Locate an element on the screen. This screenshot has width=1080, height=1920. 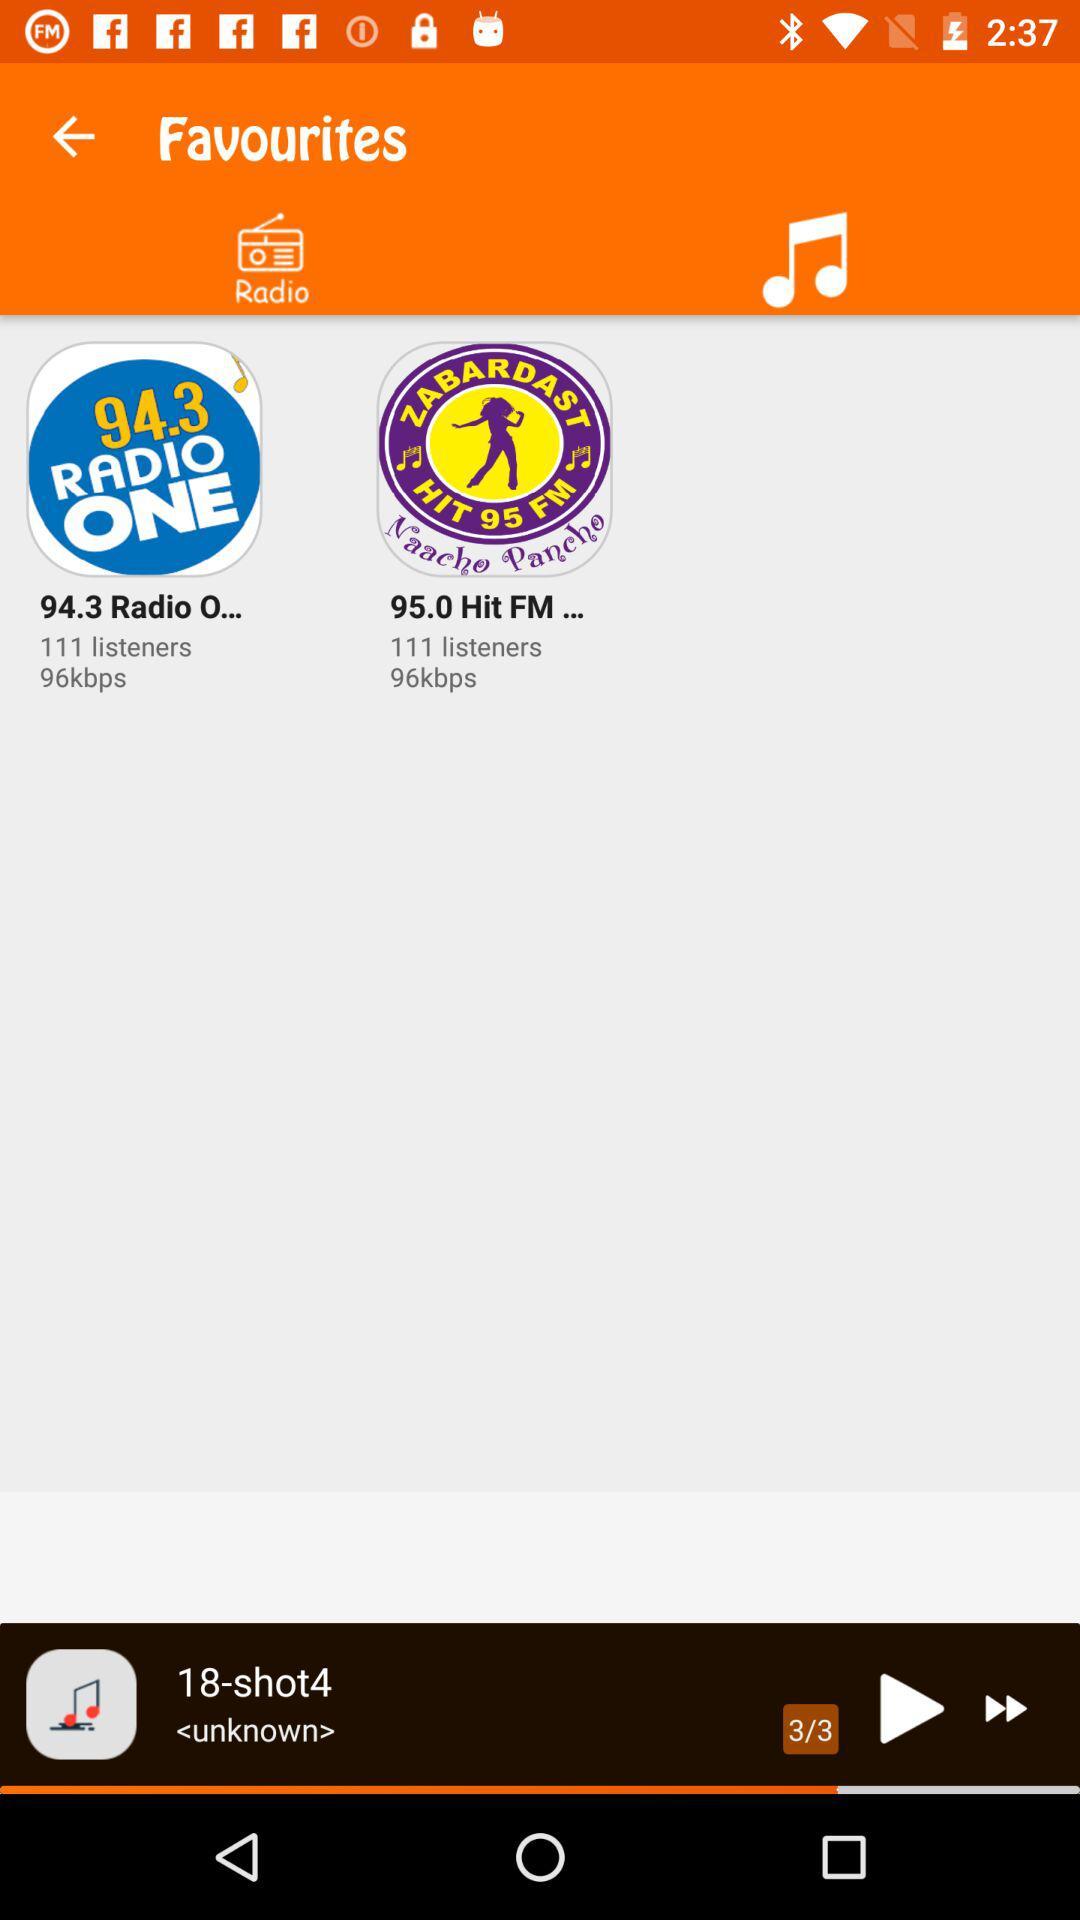
the play icon is located at coordinates (906, 1707).